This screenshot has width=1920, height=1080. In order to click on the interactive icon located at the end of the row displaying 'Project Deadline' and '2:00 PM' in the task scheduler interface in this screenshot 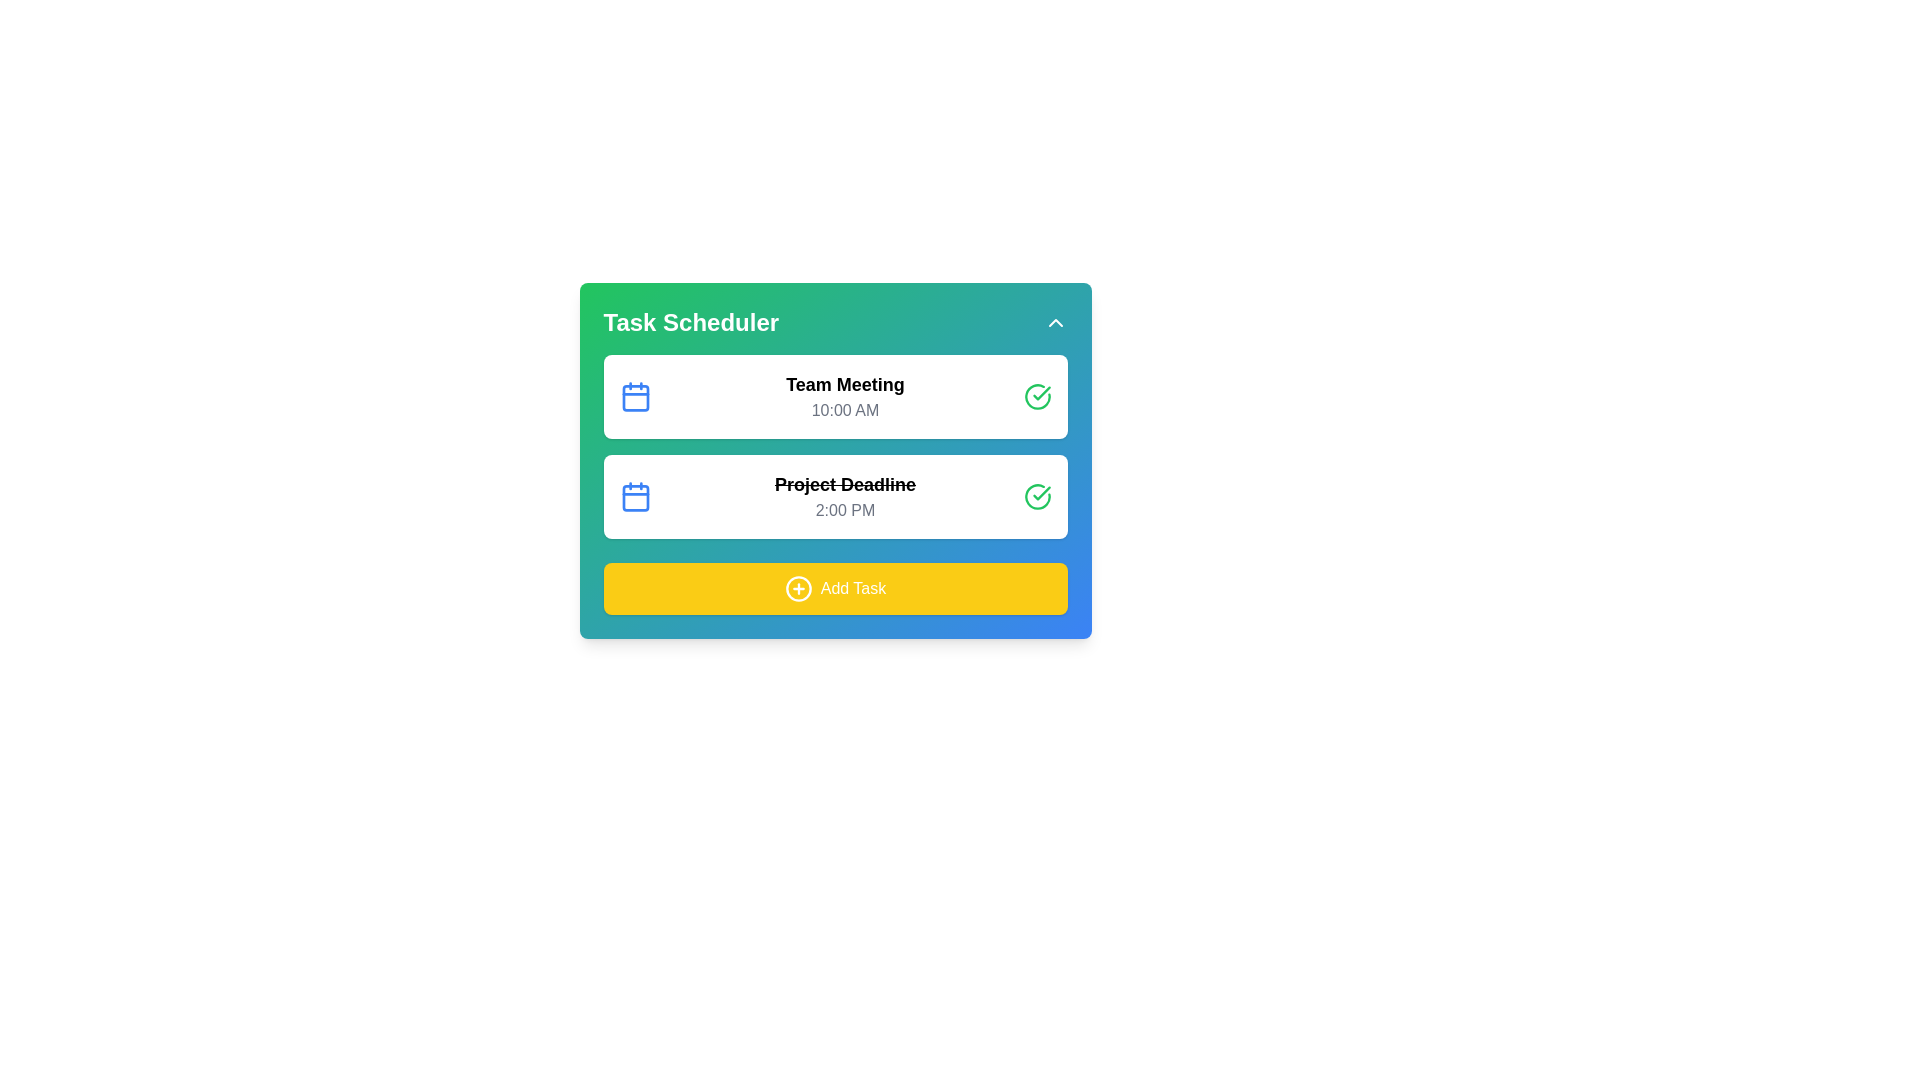, I will do `click(1037, 496)`.